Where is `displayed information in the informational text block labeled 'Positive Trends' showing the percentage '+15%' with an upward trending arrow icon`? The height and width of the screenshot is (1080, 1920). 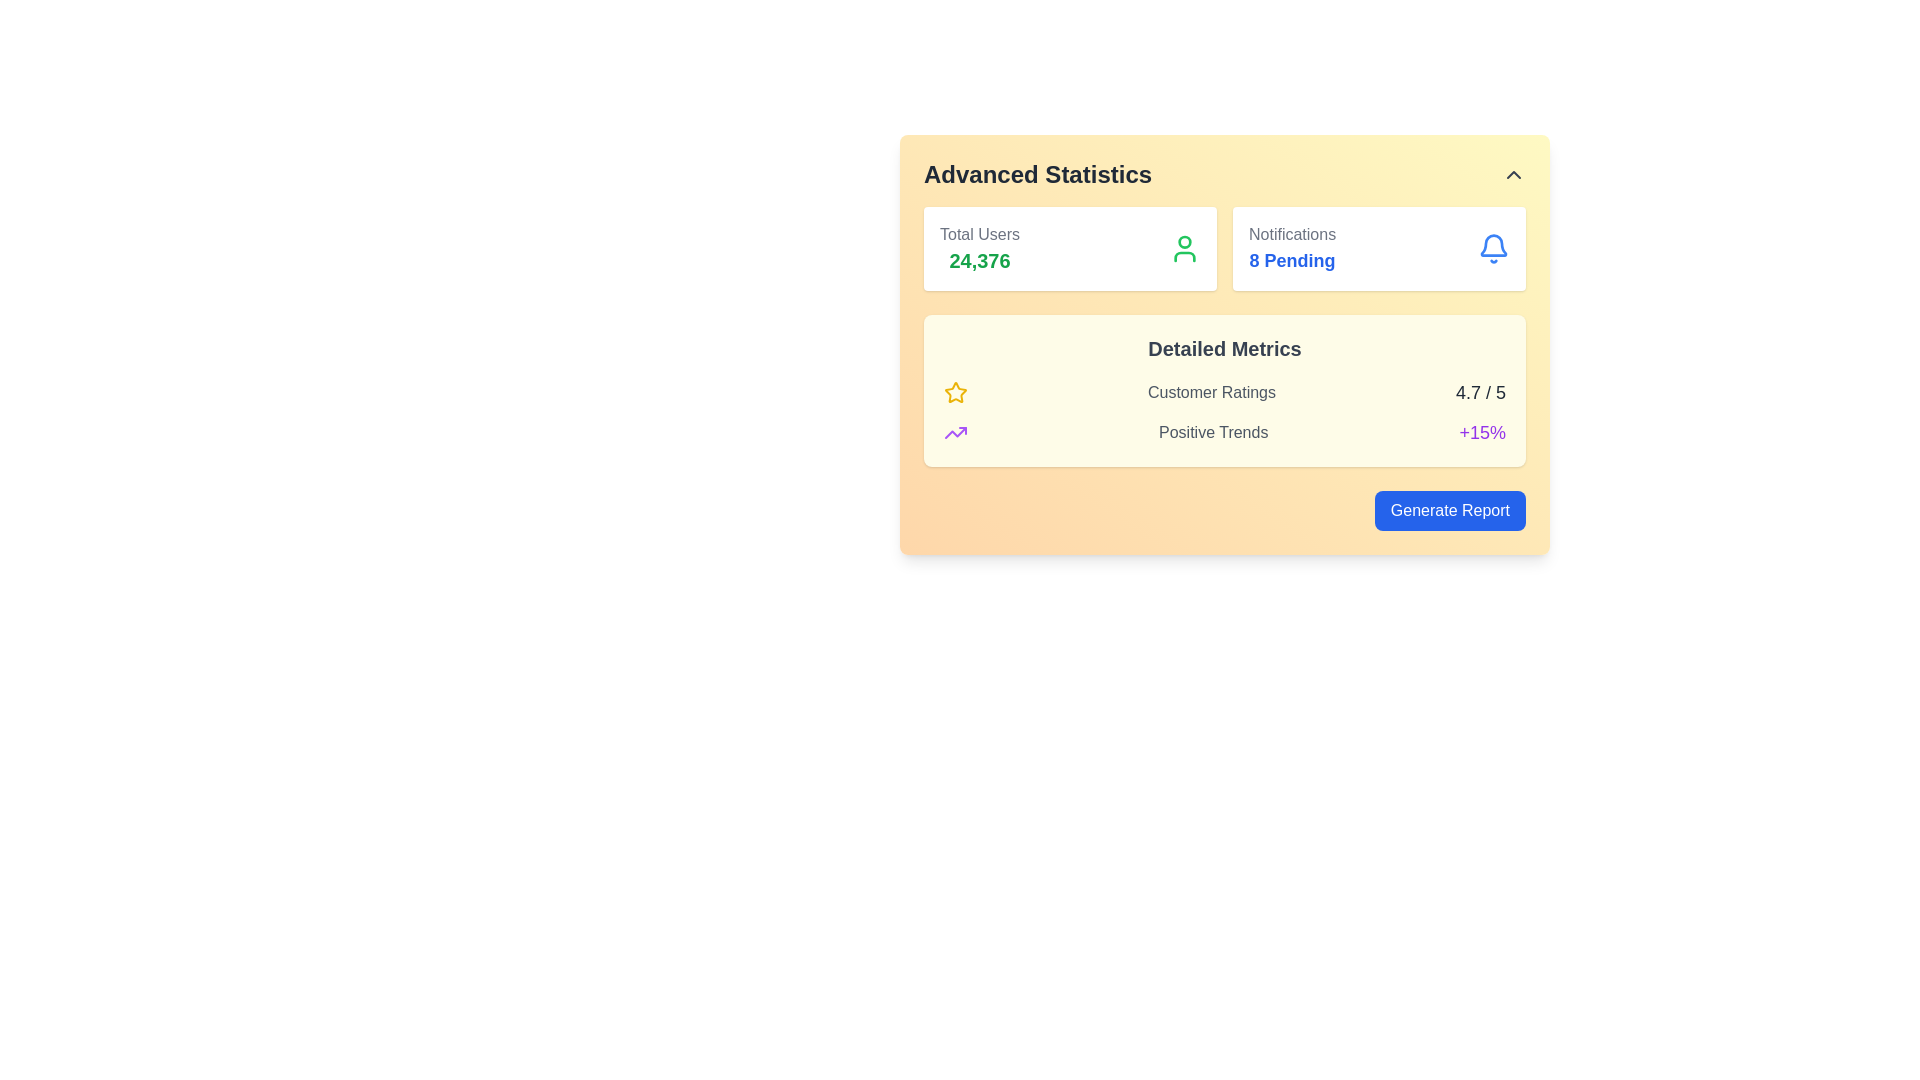
displayed information in the informational text block labeled 'Positive Trends' showing the percentage '+15%' with an upward trending arrow icon is located at coordinates (1223, 431).